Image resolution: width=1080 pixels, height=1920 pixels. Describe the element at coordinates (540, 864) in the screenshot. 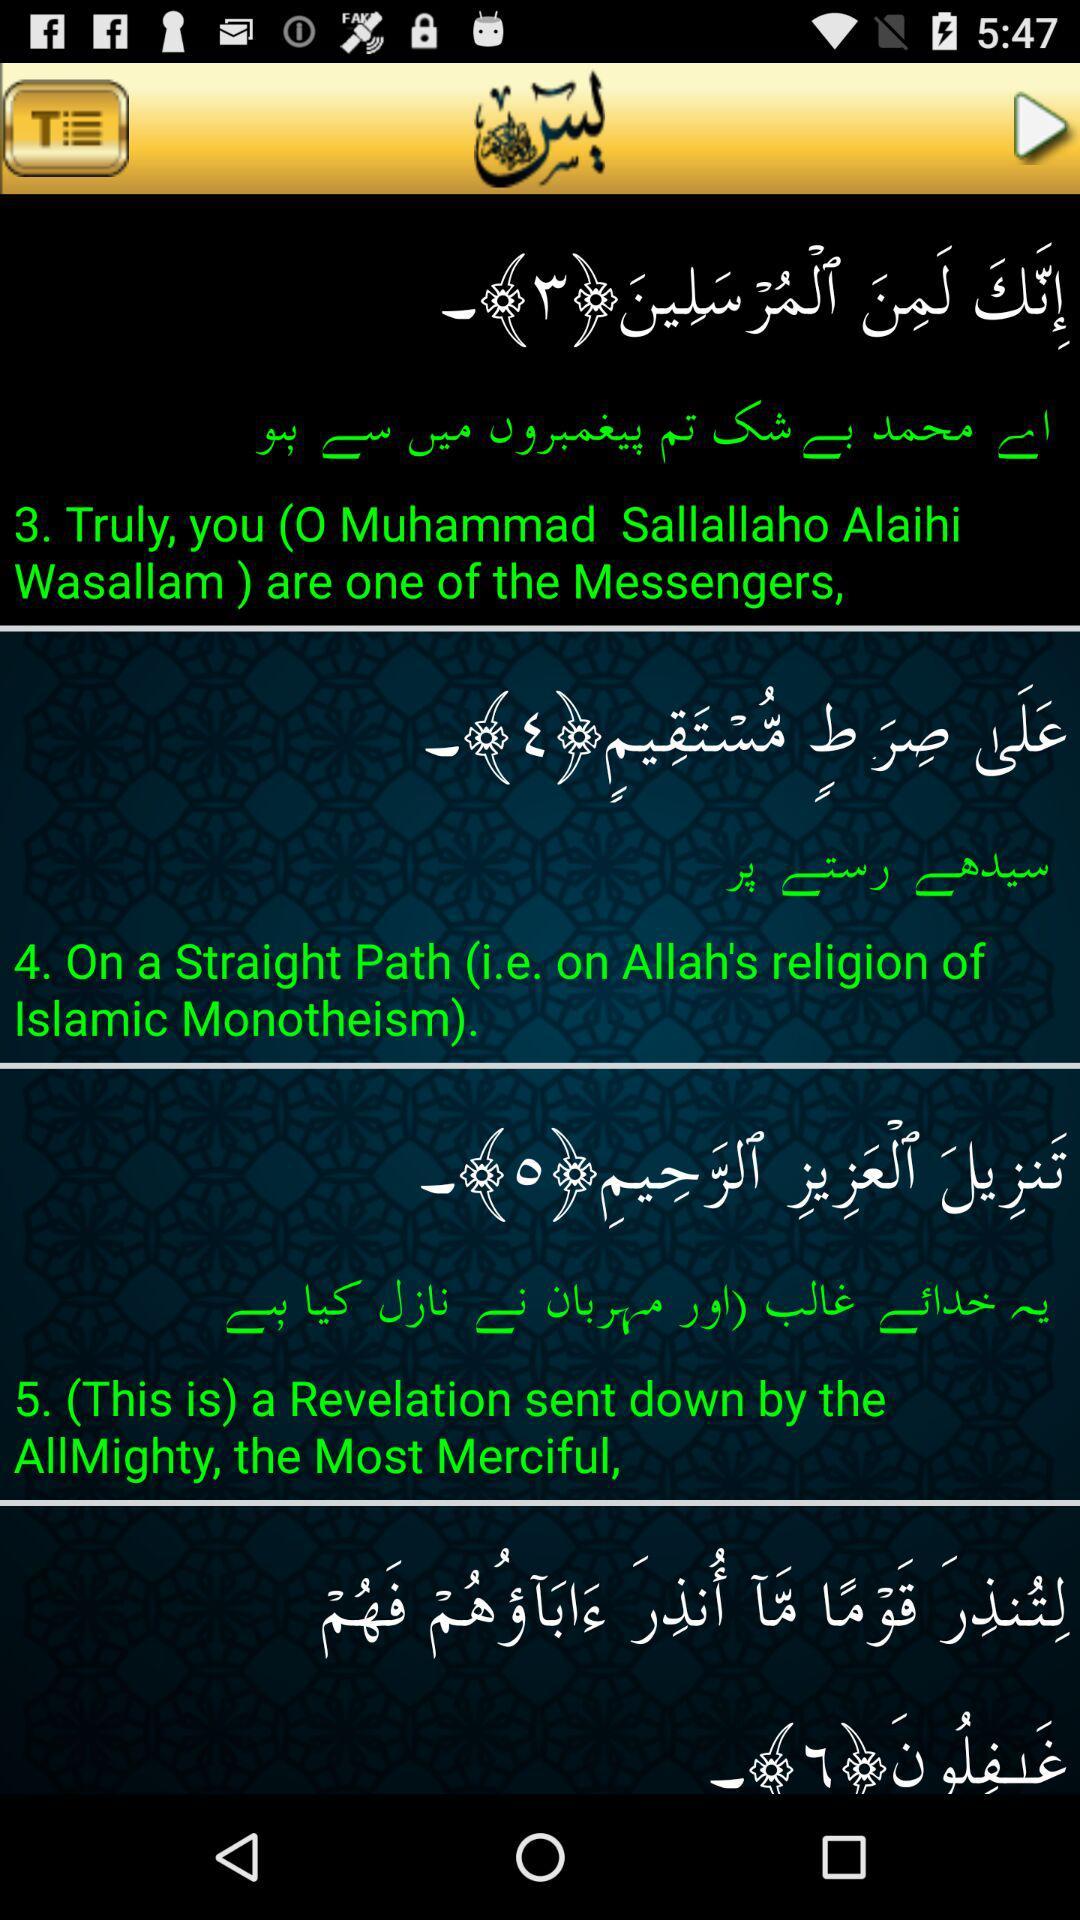

I see `item above 4 on a icon` at that location.